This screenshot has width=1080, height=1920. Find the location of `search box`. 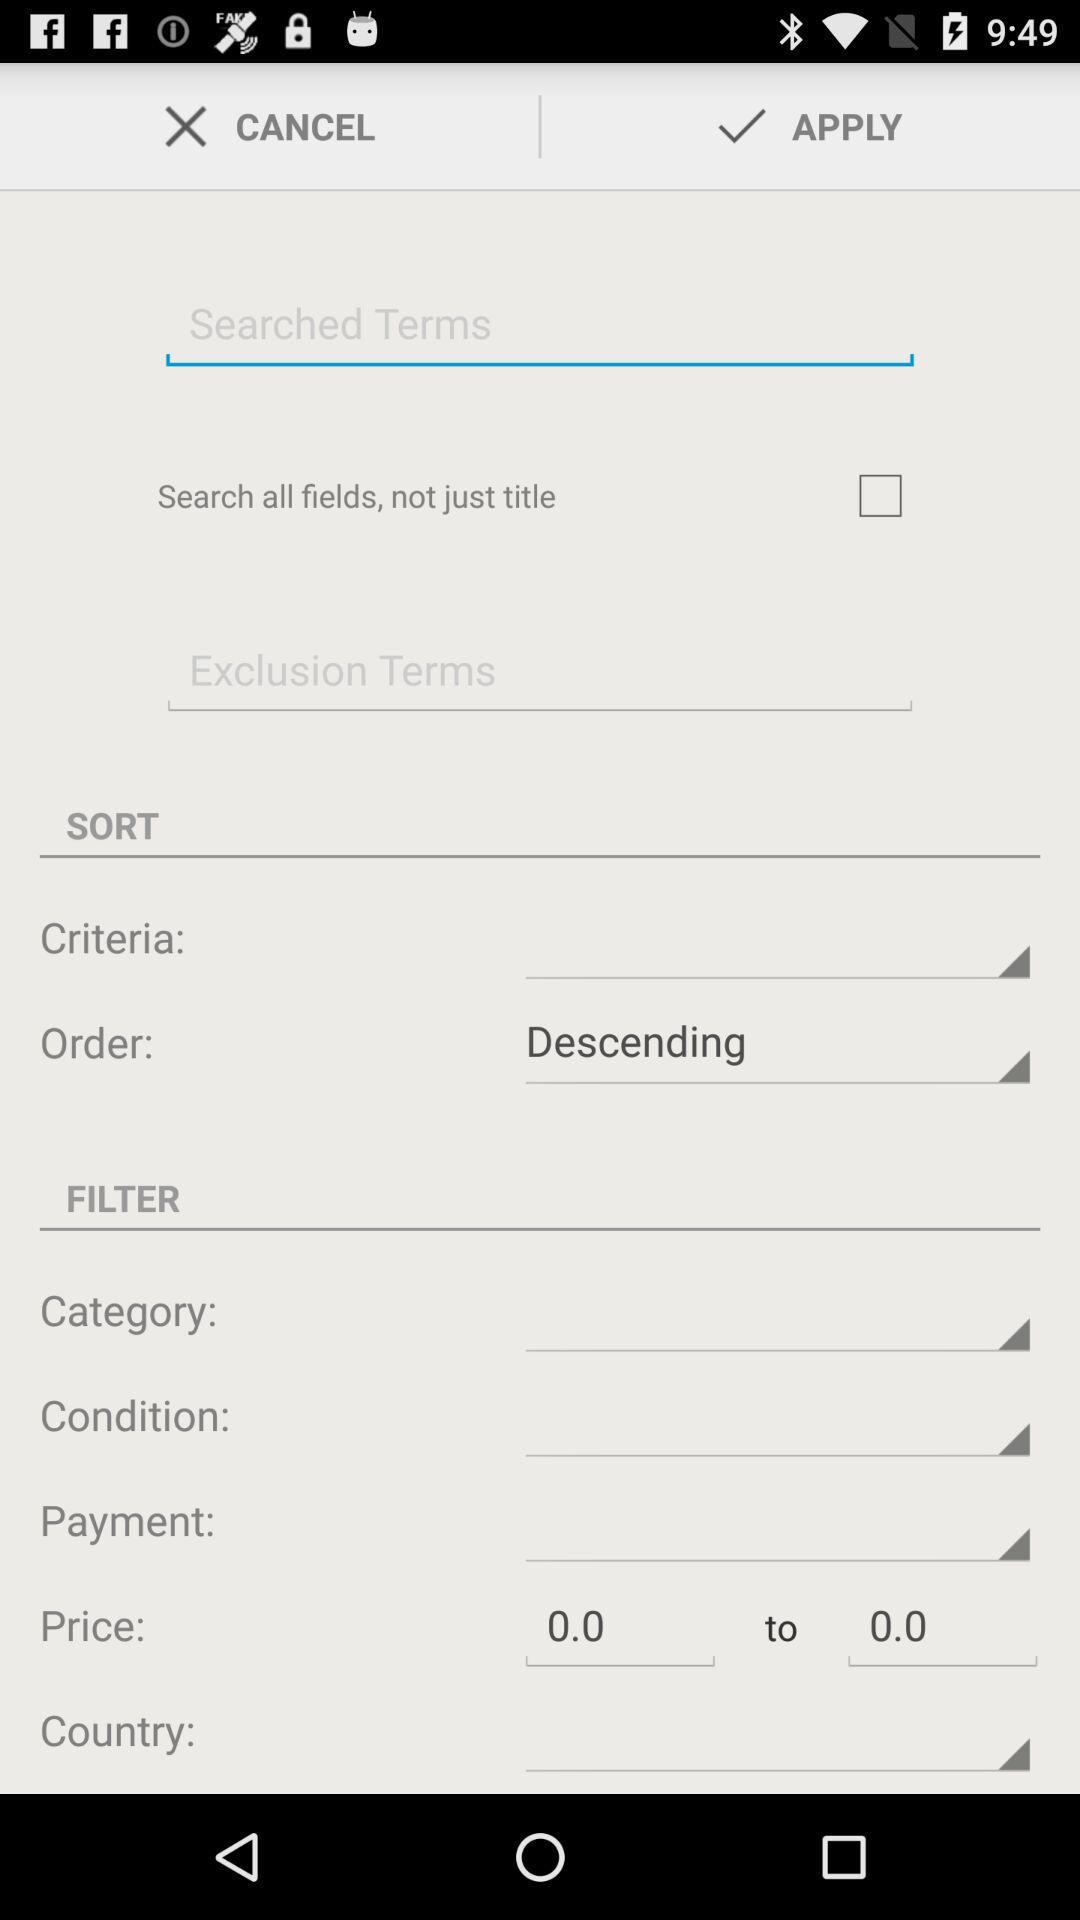

search box is located at coordinates (879, 495).